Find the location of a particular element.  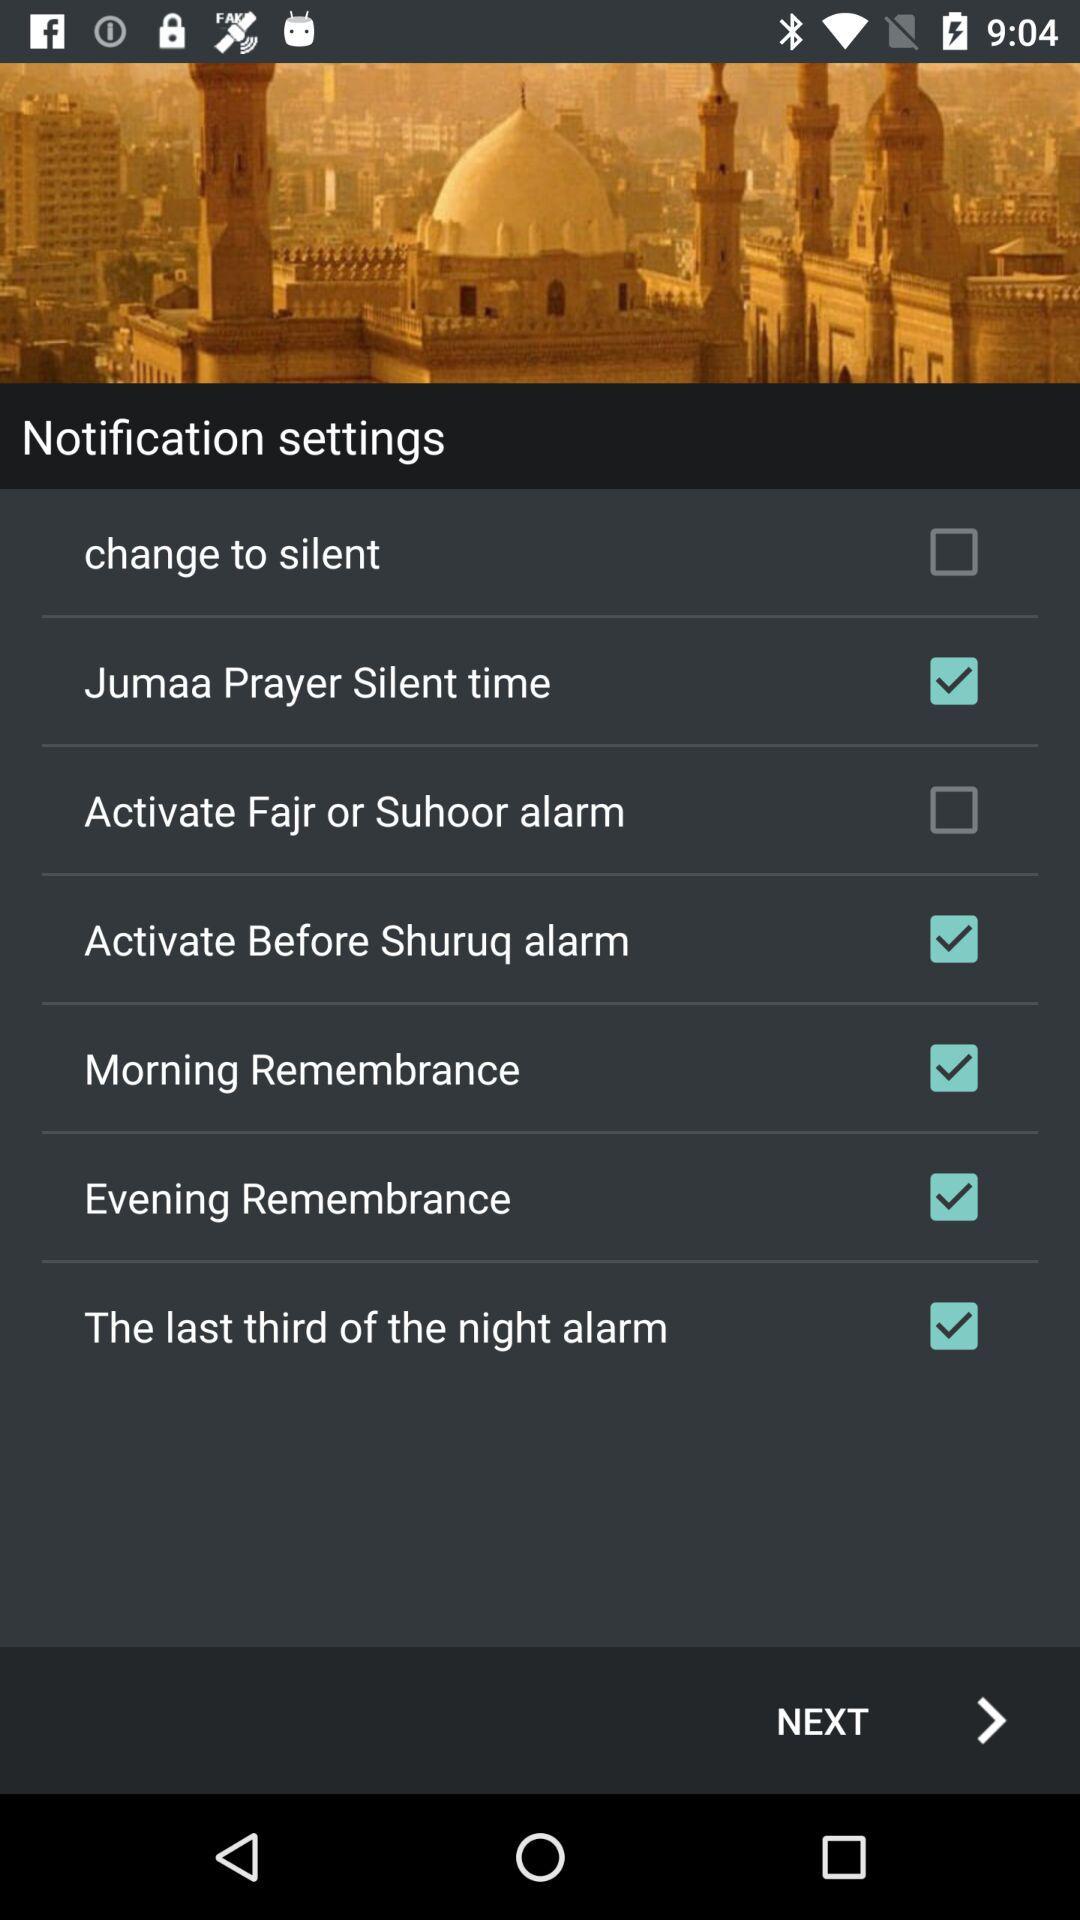

the activate before shuruq icon is located at coordinates (540, 938).